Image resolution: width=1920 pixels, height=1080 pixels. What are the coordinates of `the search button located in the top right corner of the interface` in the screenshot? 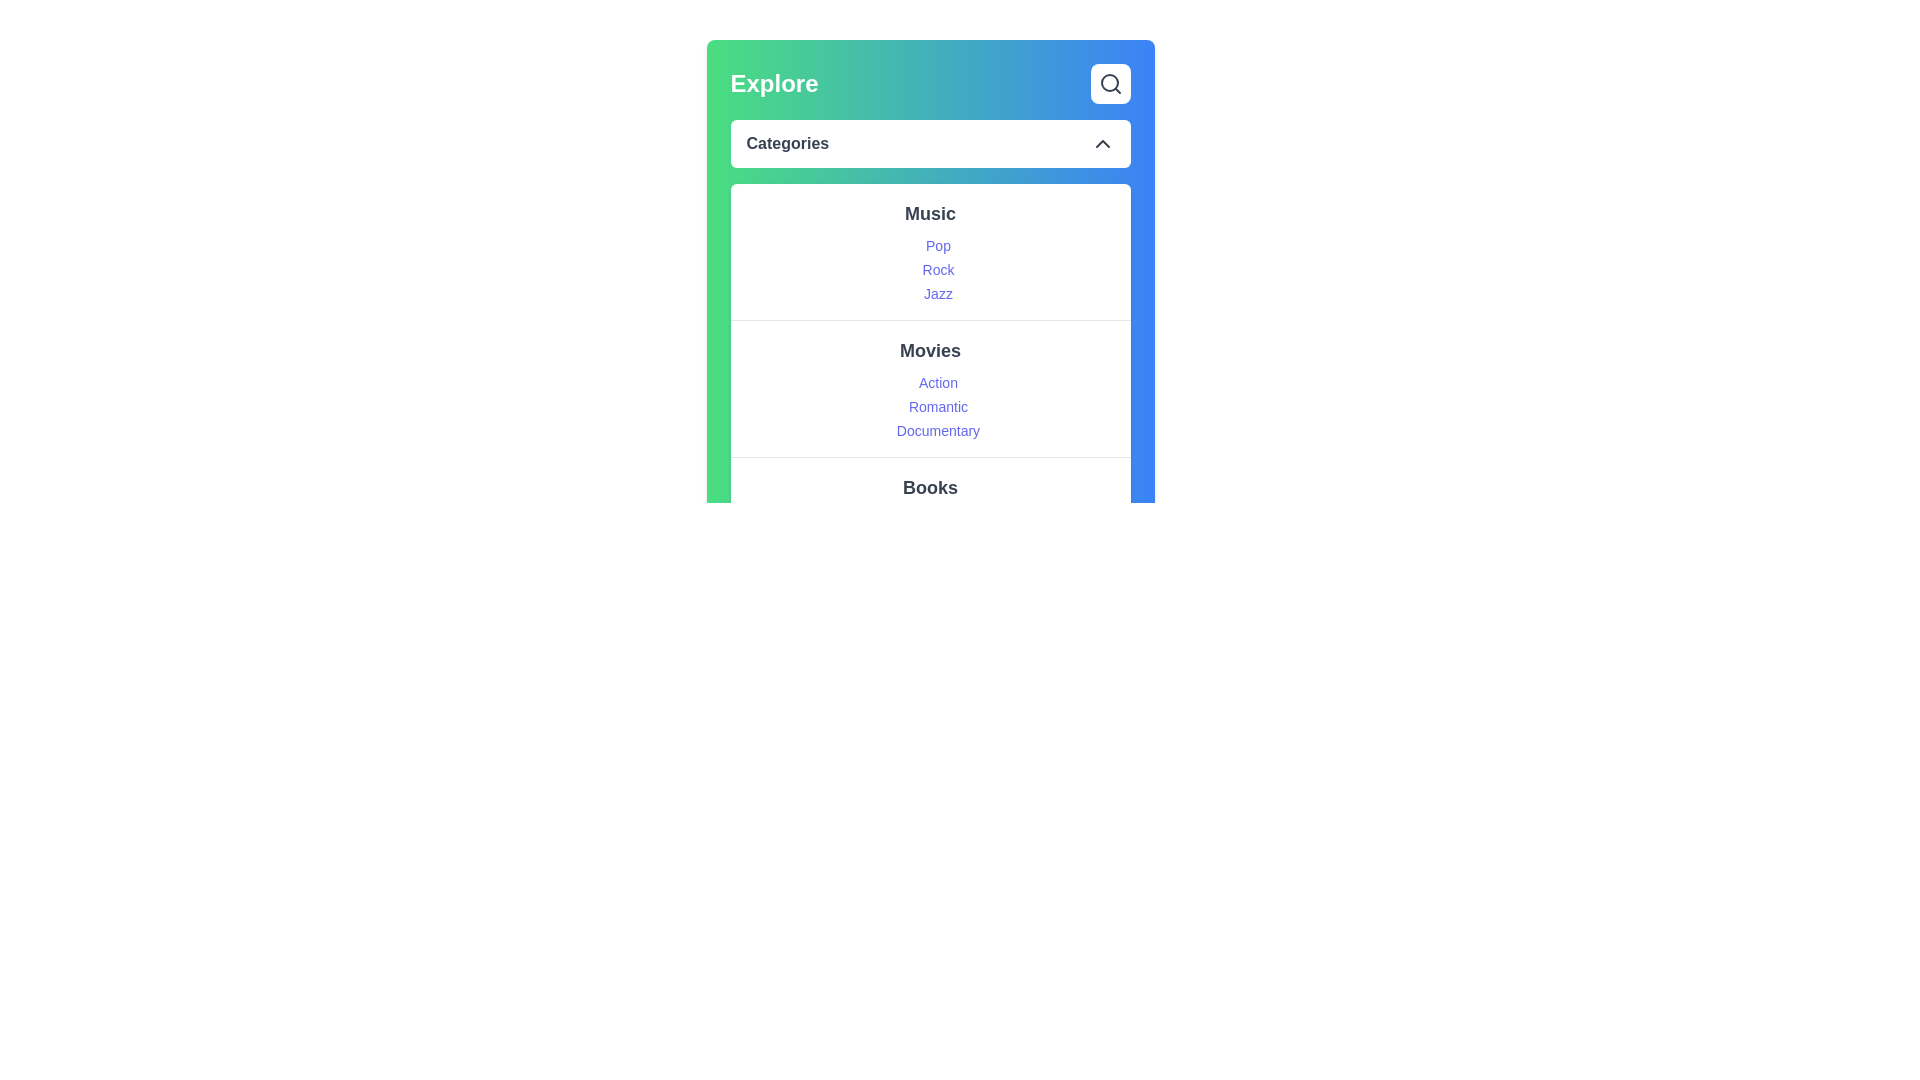 It's located at (1109, 83).